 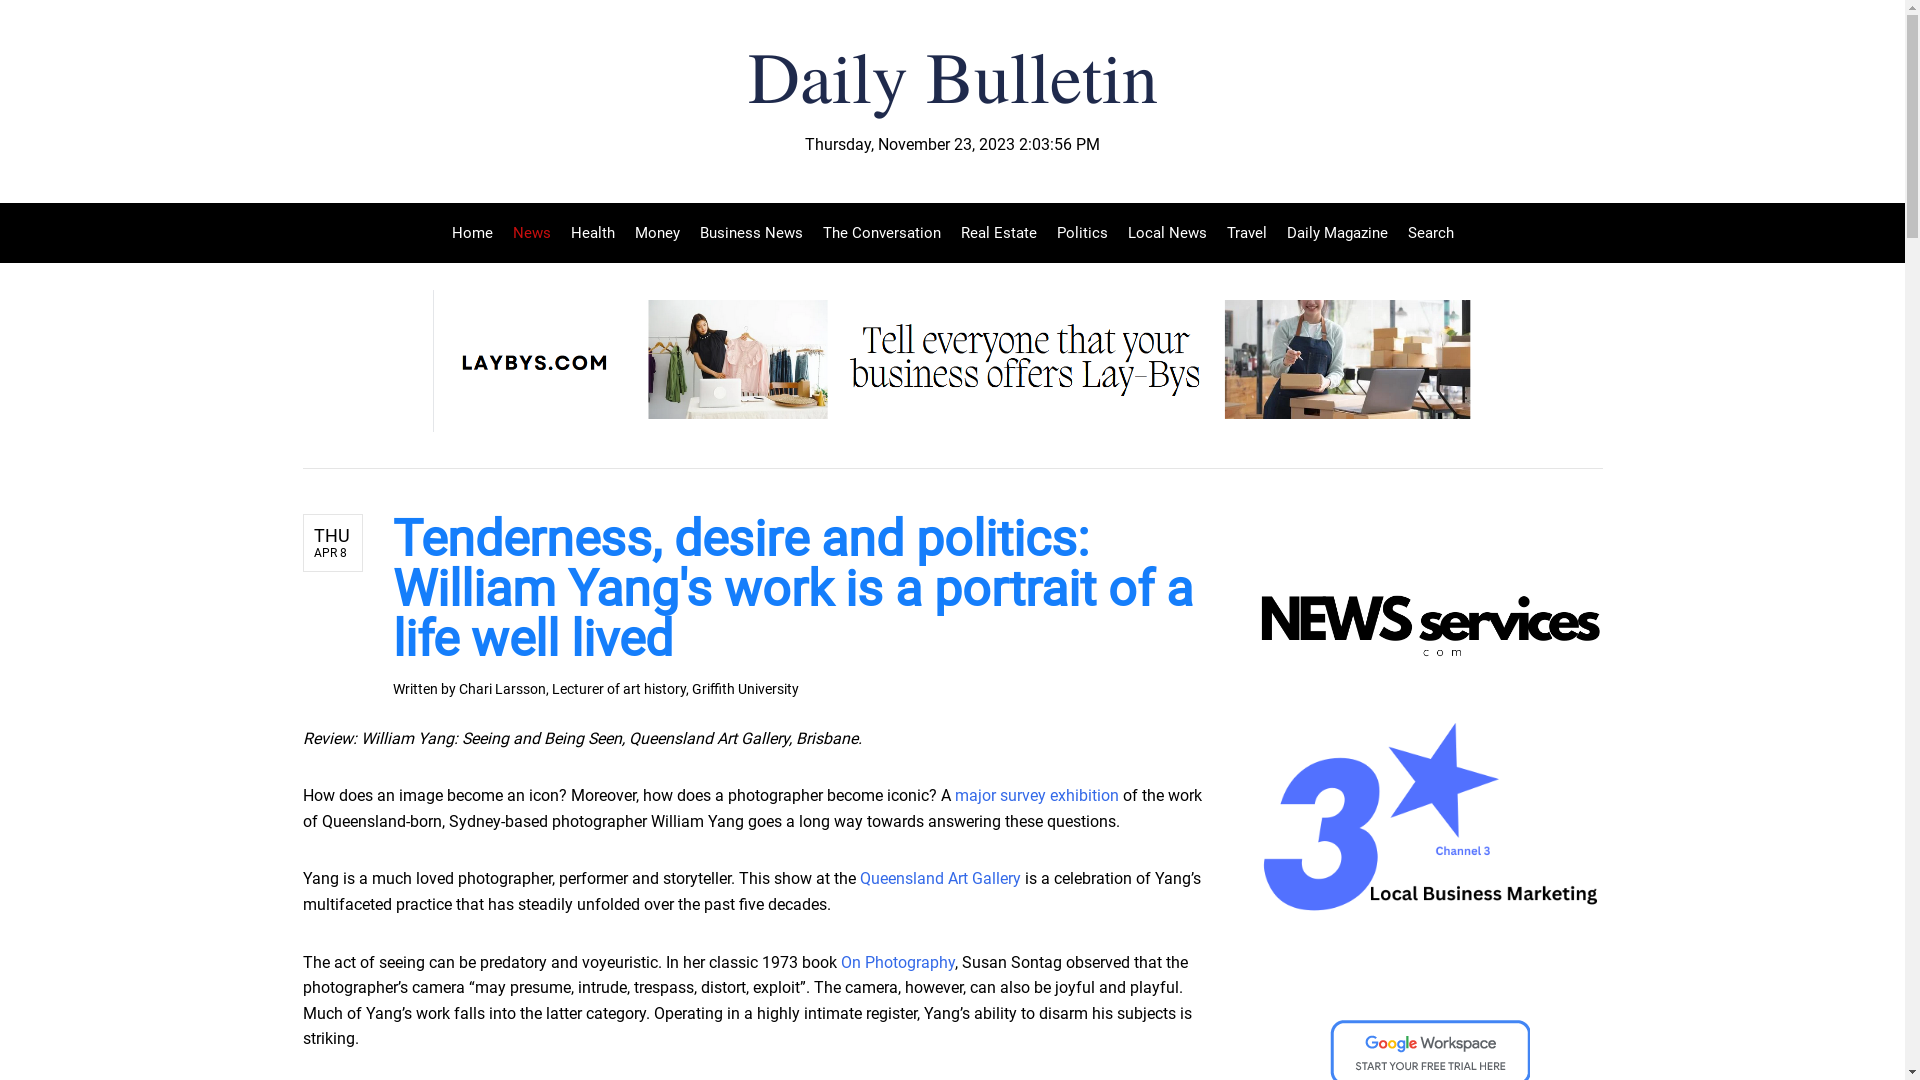 What do you see at coordinates (1424, 231) in the screenshot?
I see `'Search'` at bounding box center [1424, 231].